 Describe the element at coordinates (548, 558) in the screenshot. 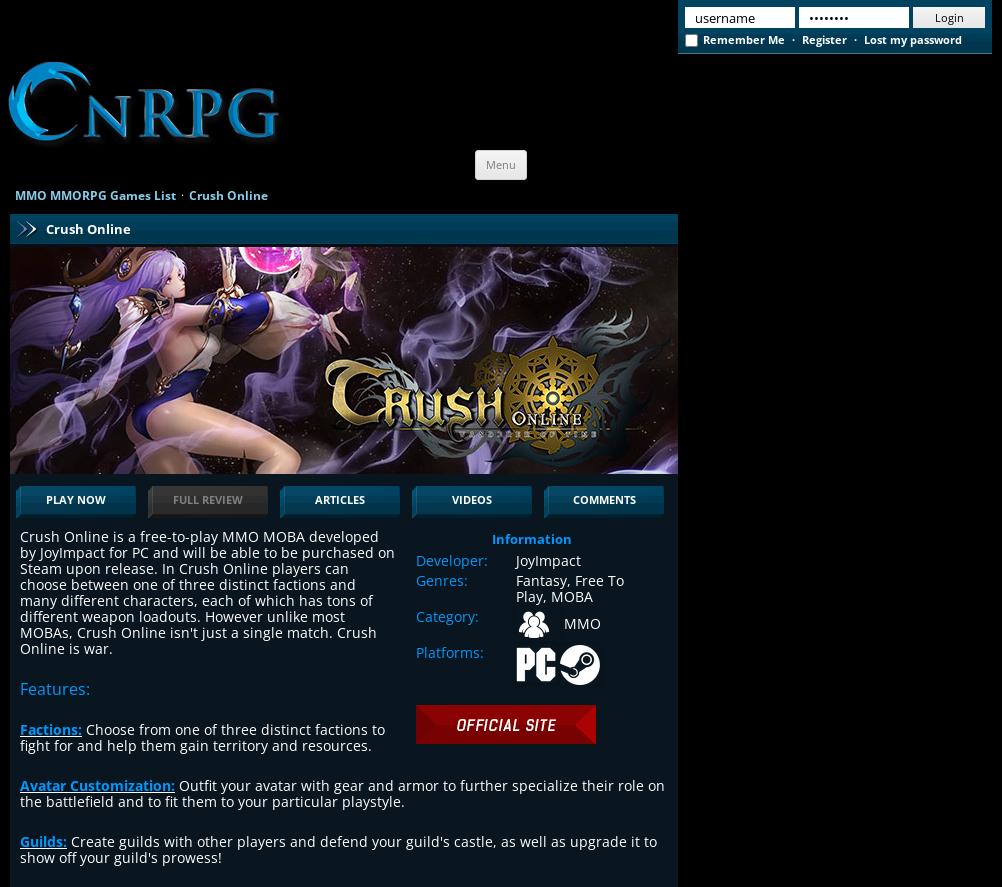

I see `'JoyImpact'` at that location.